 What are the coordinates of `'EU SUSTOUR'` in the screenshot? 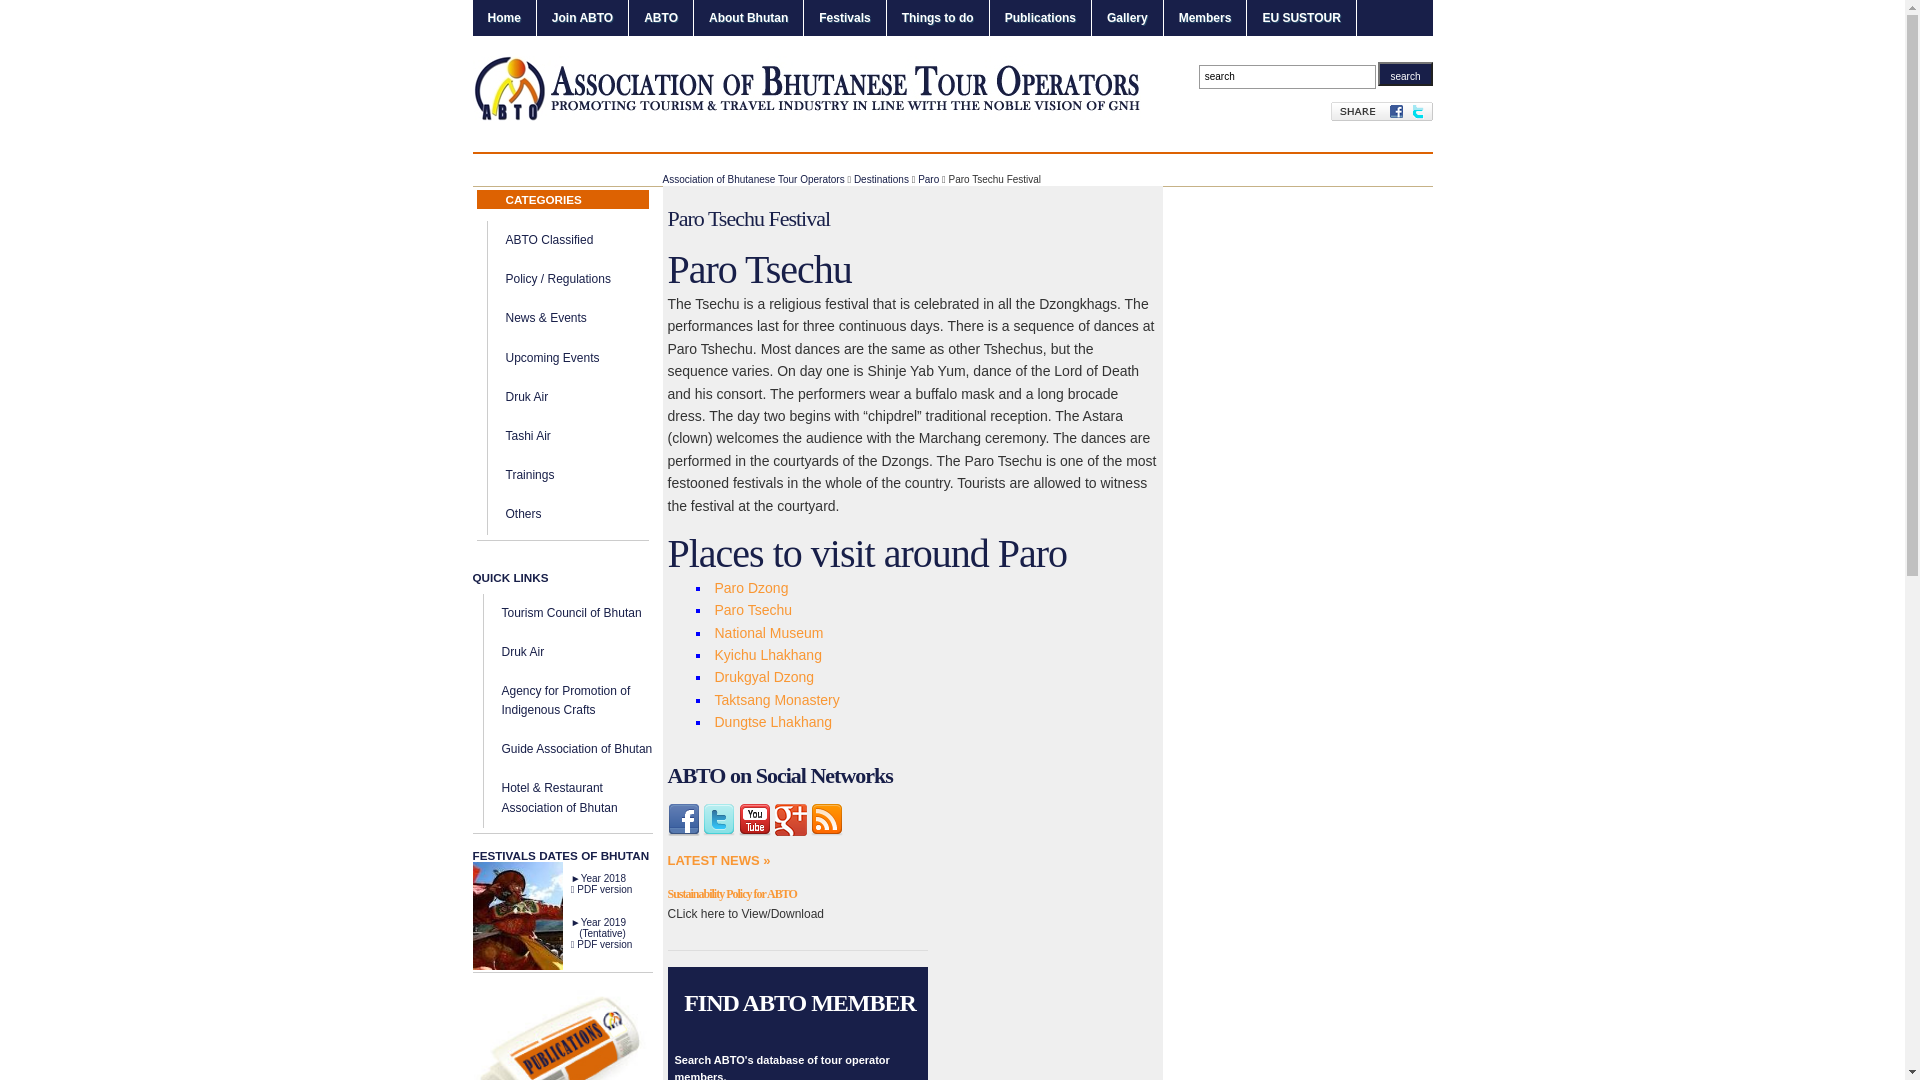 It's located at (1300, 18).